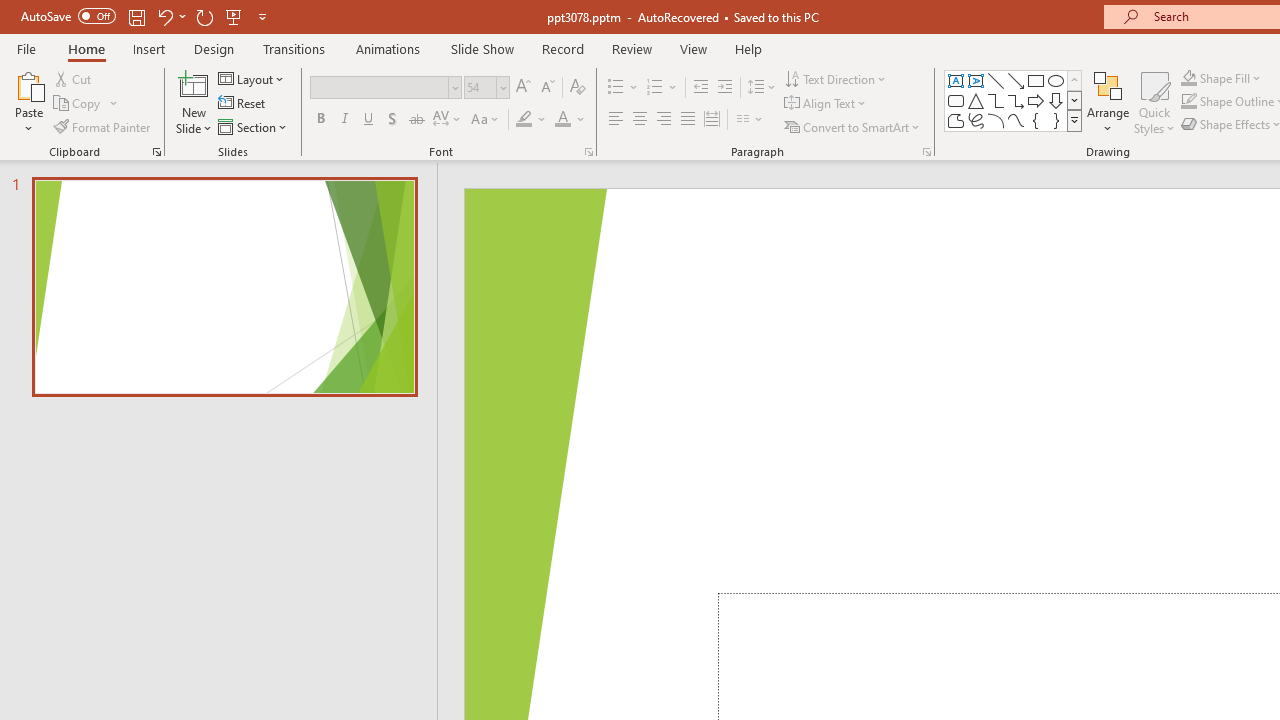 This screenshot has width=1280, height=720. What do you see at coordinates (615, 119) in the screenshot?
I see `'Align Left'` at bounding box center [615, 119].